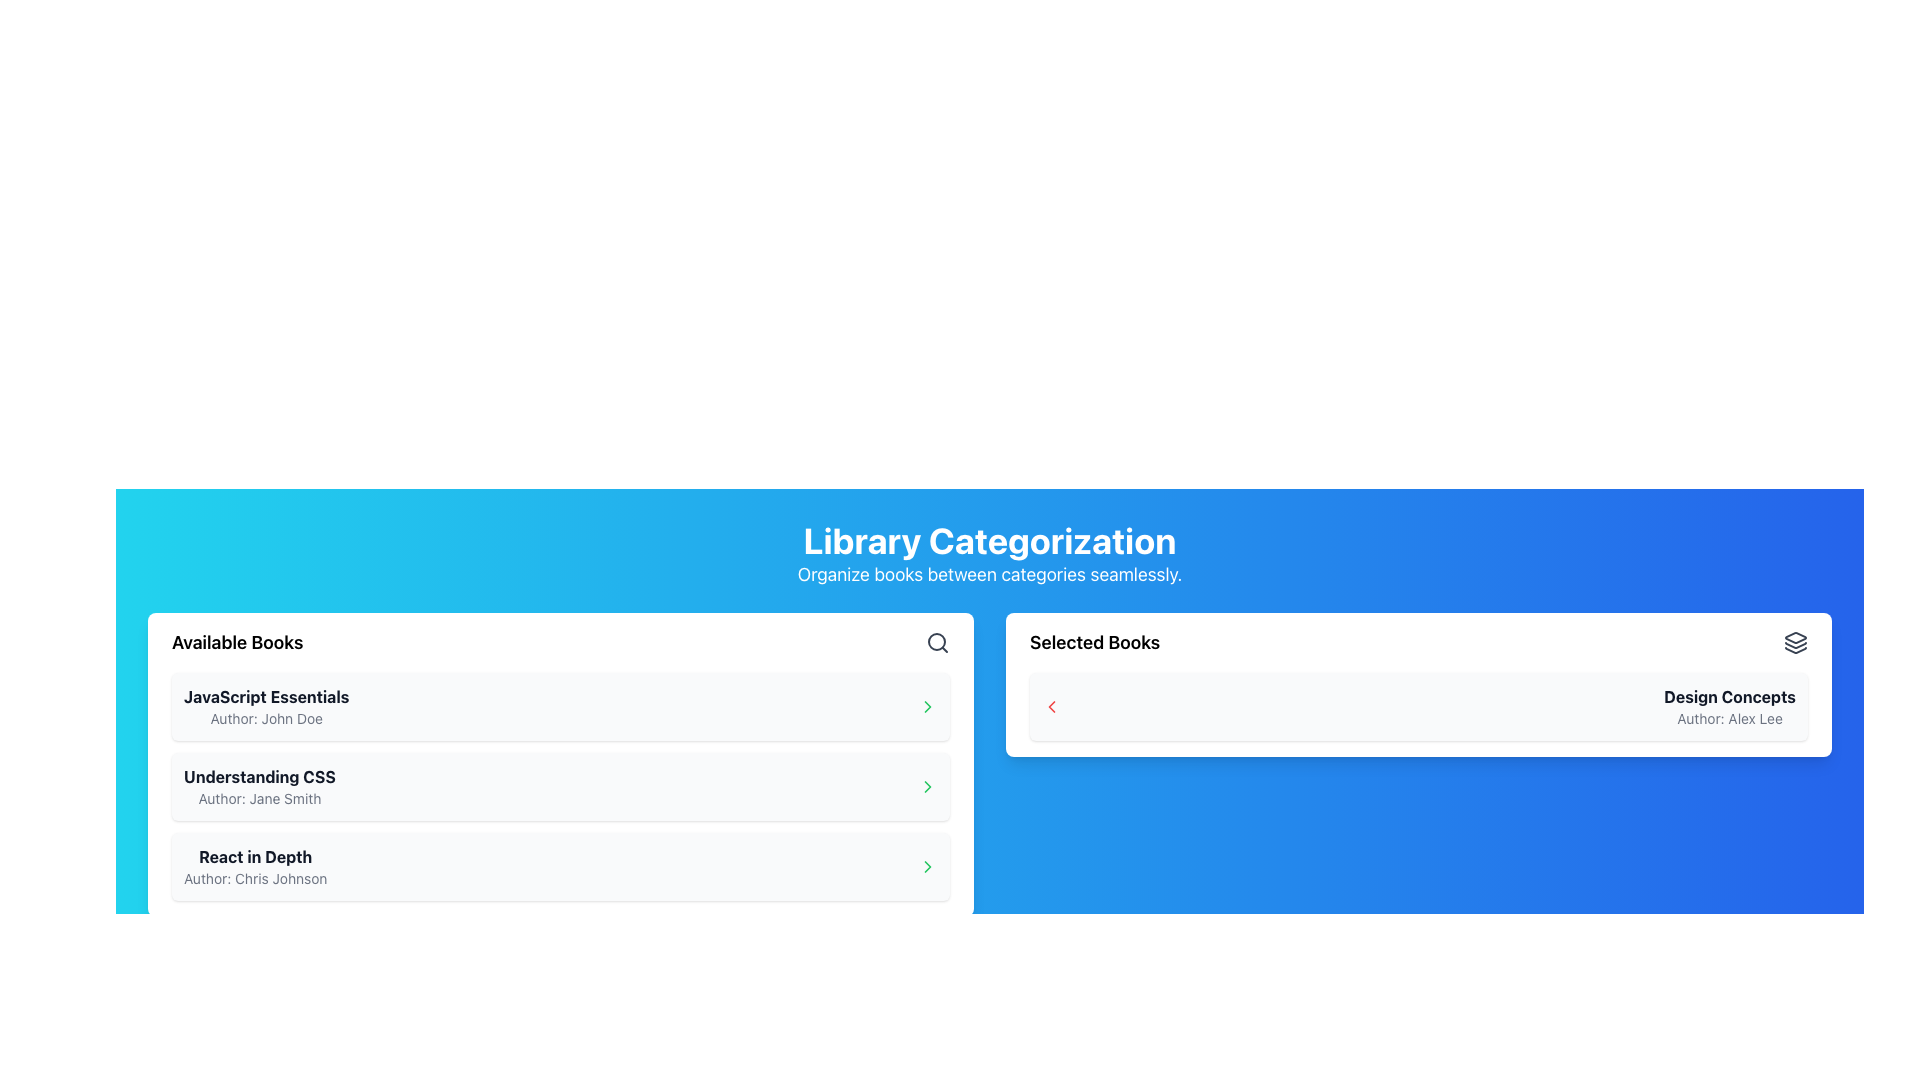 This screenshot has width=1920, height=1080. What do you see at coordinates (560, 643) in the screenshot?
I see `the text within the Header with an Icon that serves as the heading and search area for the book listing` at bounding box center [560, 643].